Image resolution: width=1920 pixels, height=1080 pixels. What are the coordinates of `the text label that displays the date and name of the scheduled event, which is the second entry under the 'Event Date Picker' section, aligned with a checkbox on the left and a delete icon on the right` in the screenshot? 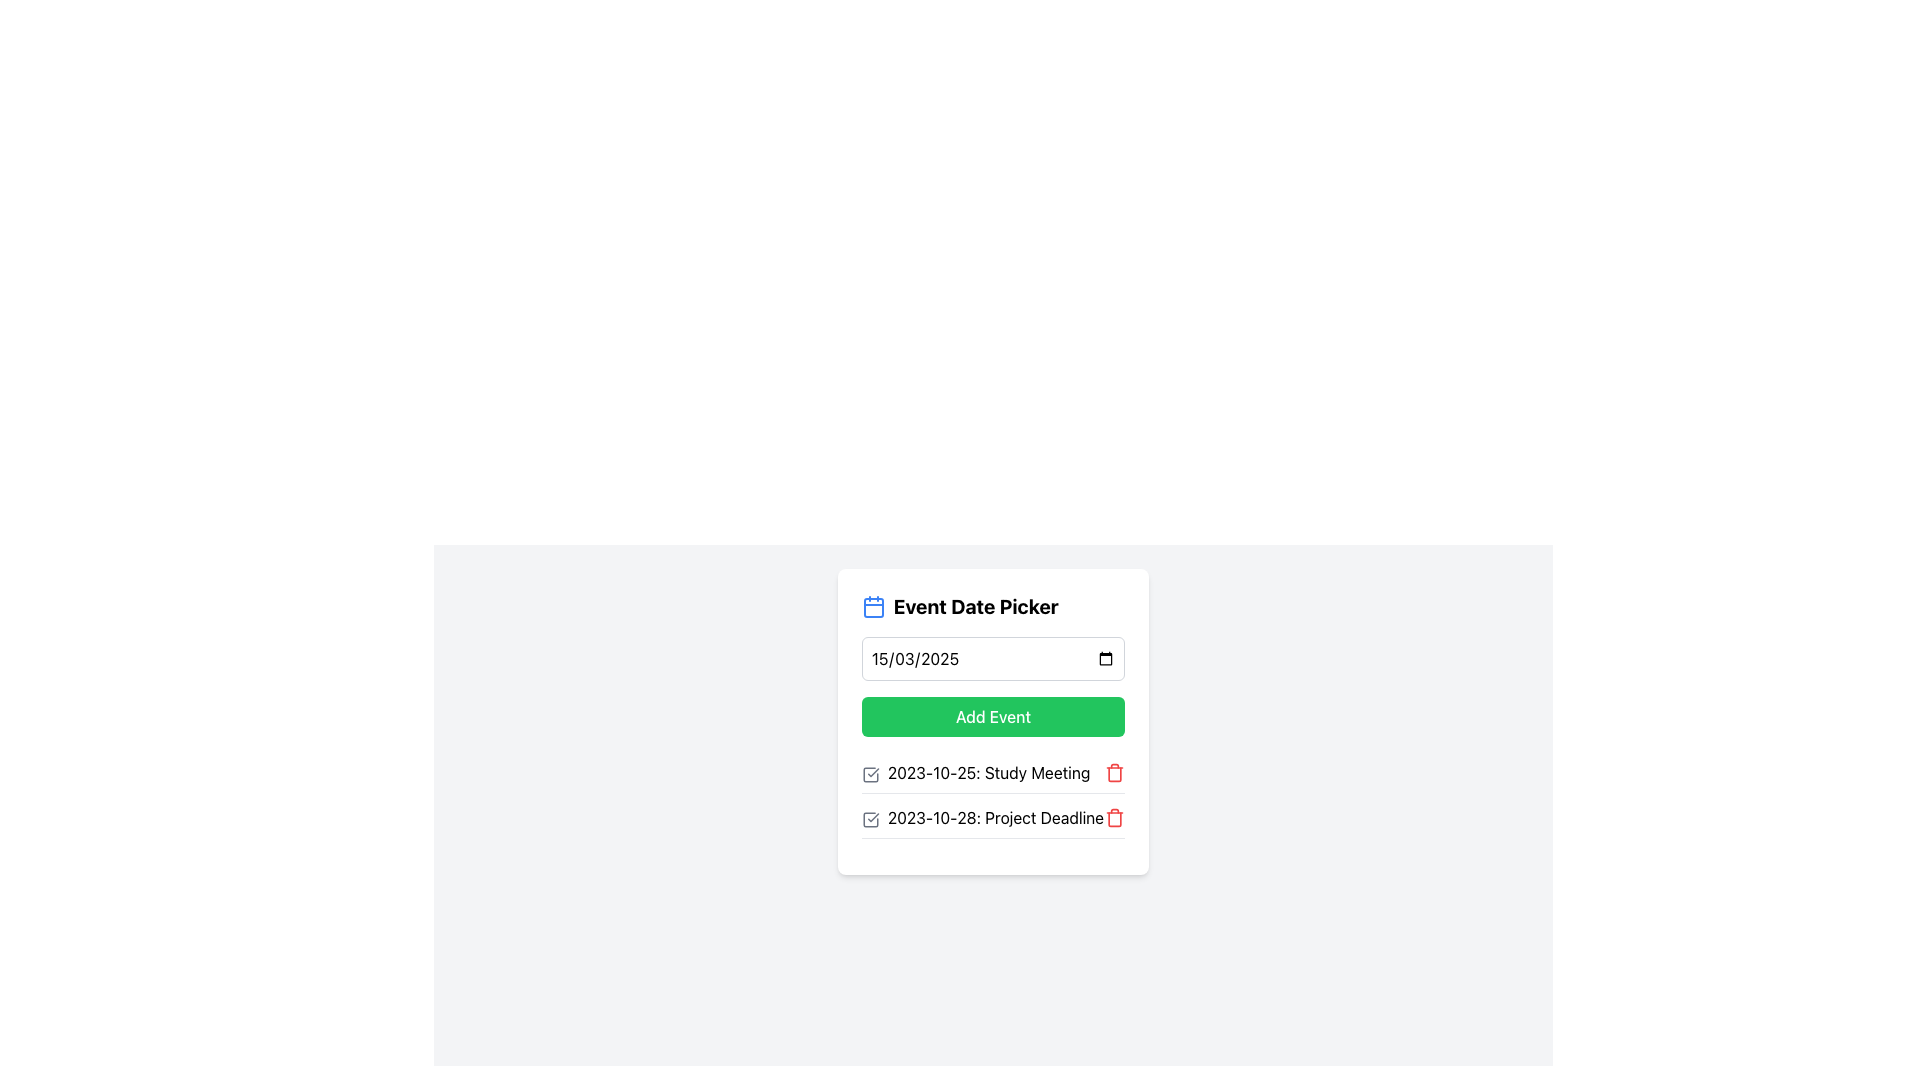 It's located at (975, 771).